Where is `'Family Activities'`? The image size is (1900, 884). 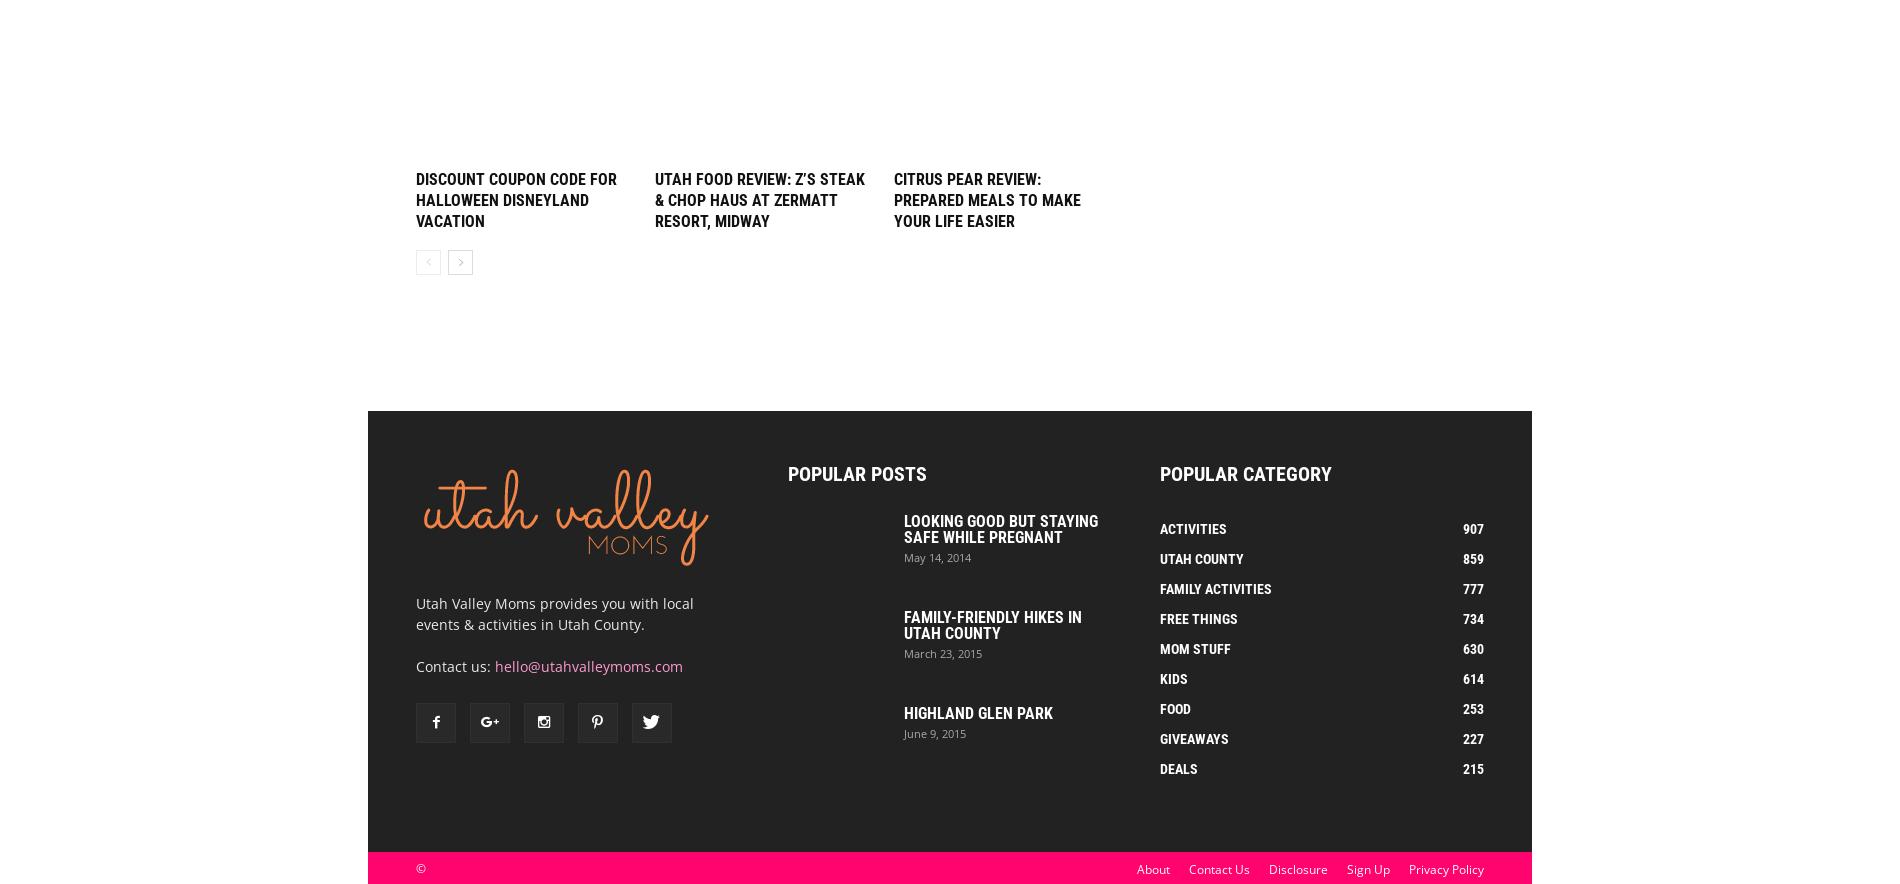
'Family Activities' is located at coordinates (1215, 588).